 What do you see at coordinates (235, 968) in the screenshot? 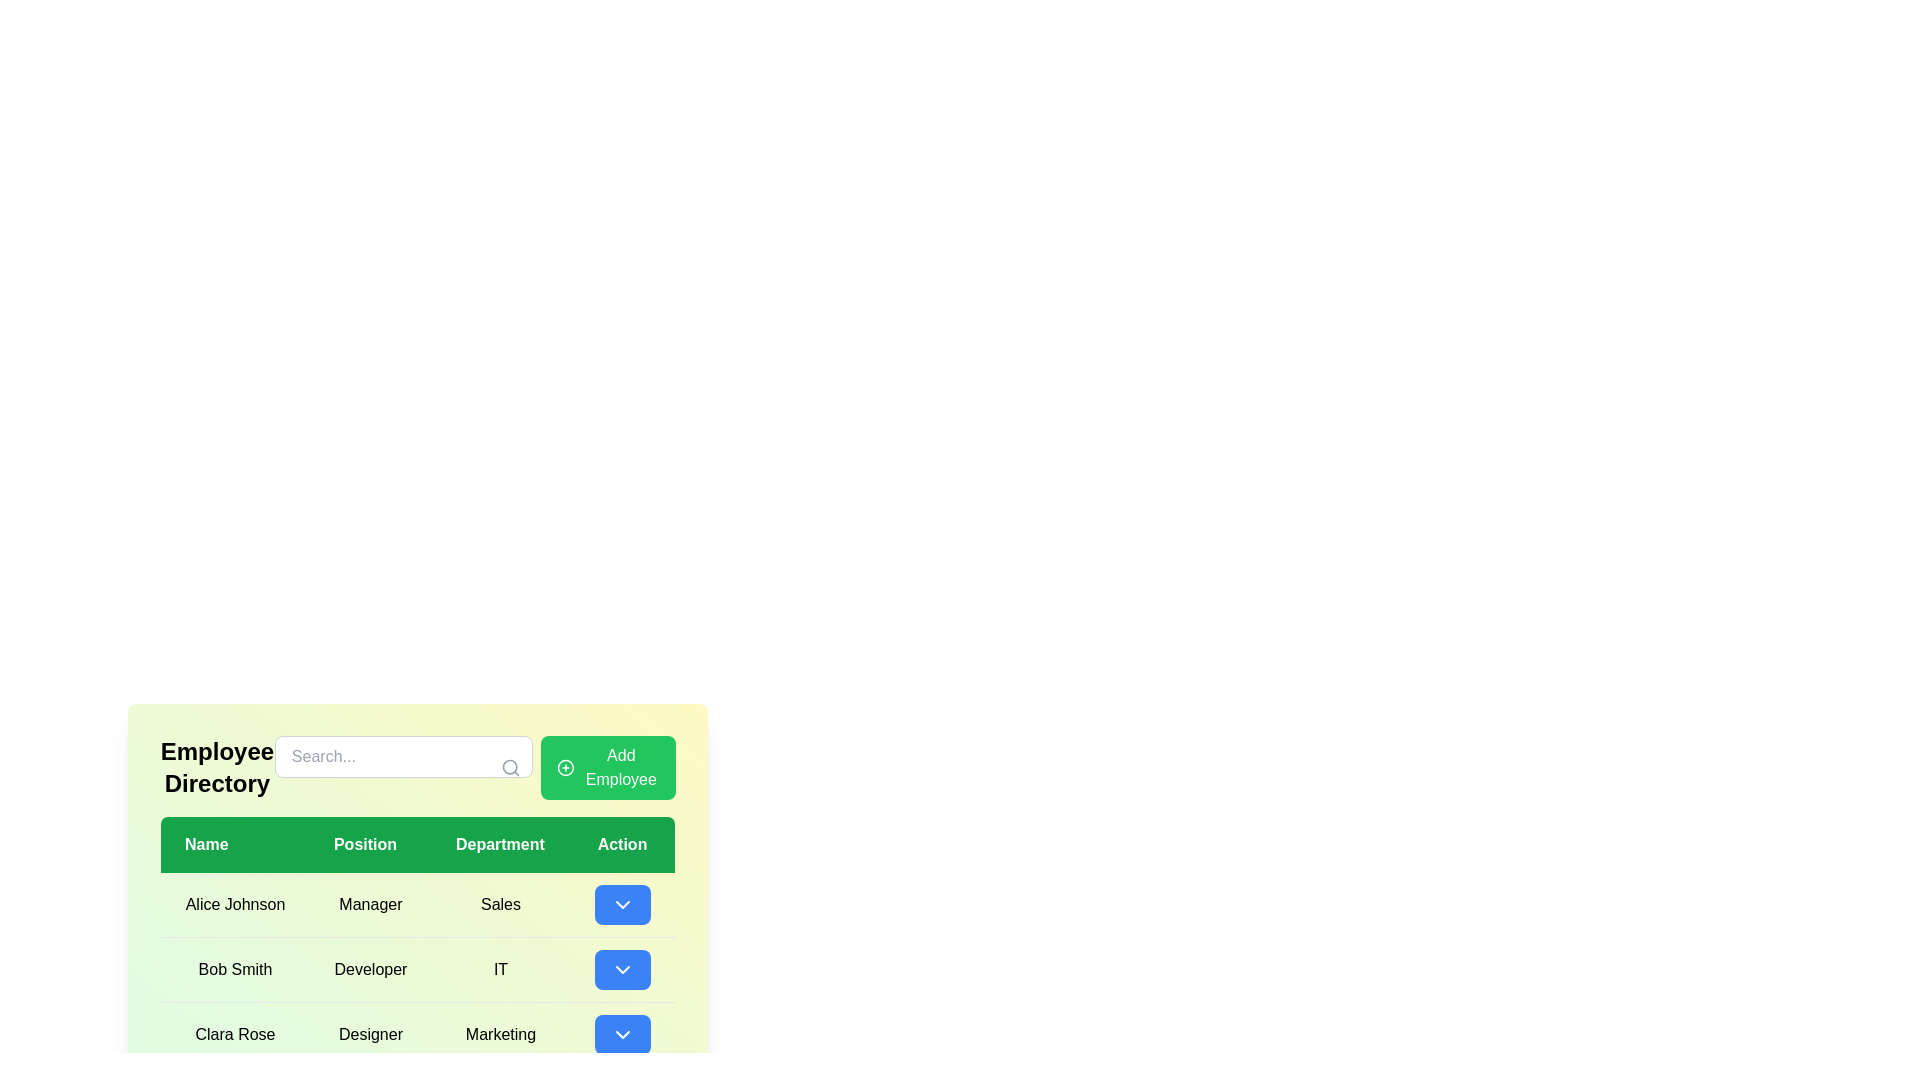
I see `name 'Bob Smith' located in the second row of the table under the 'Name' column` at bounding box center [235, 968].